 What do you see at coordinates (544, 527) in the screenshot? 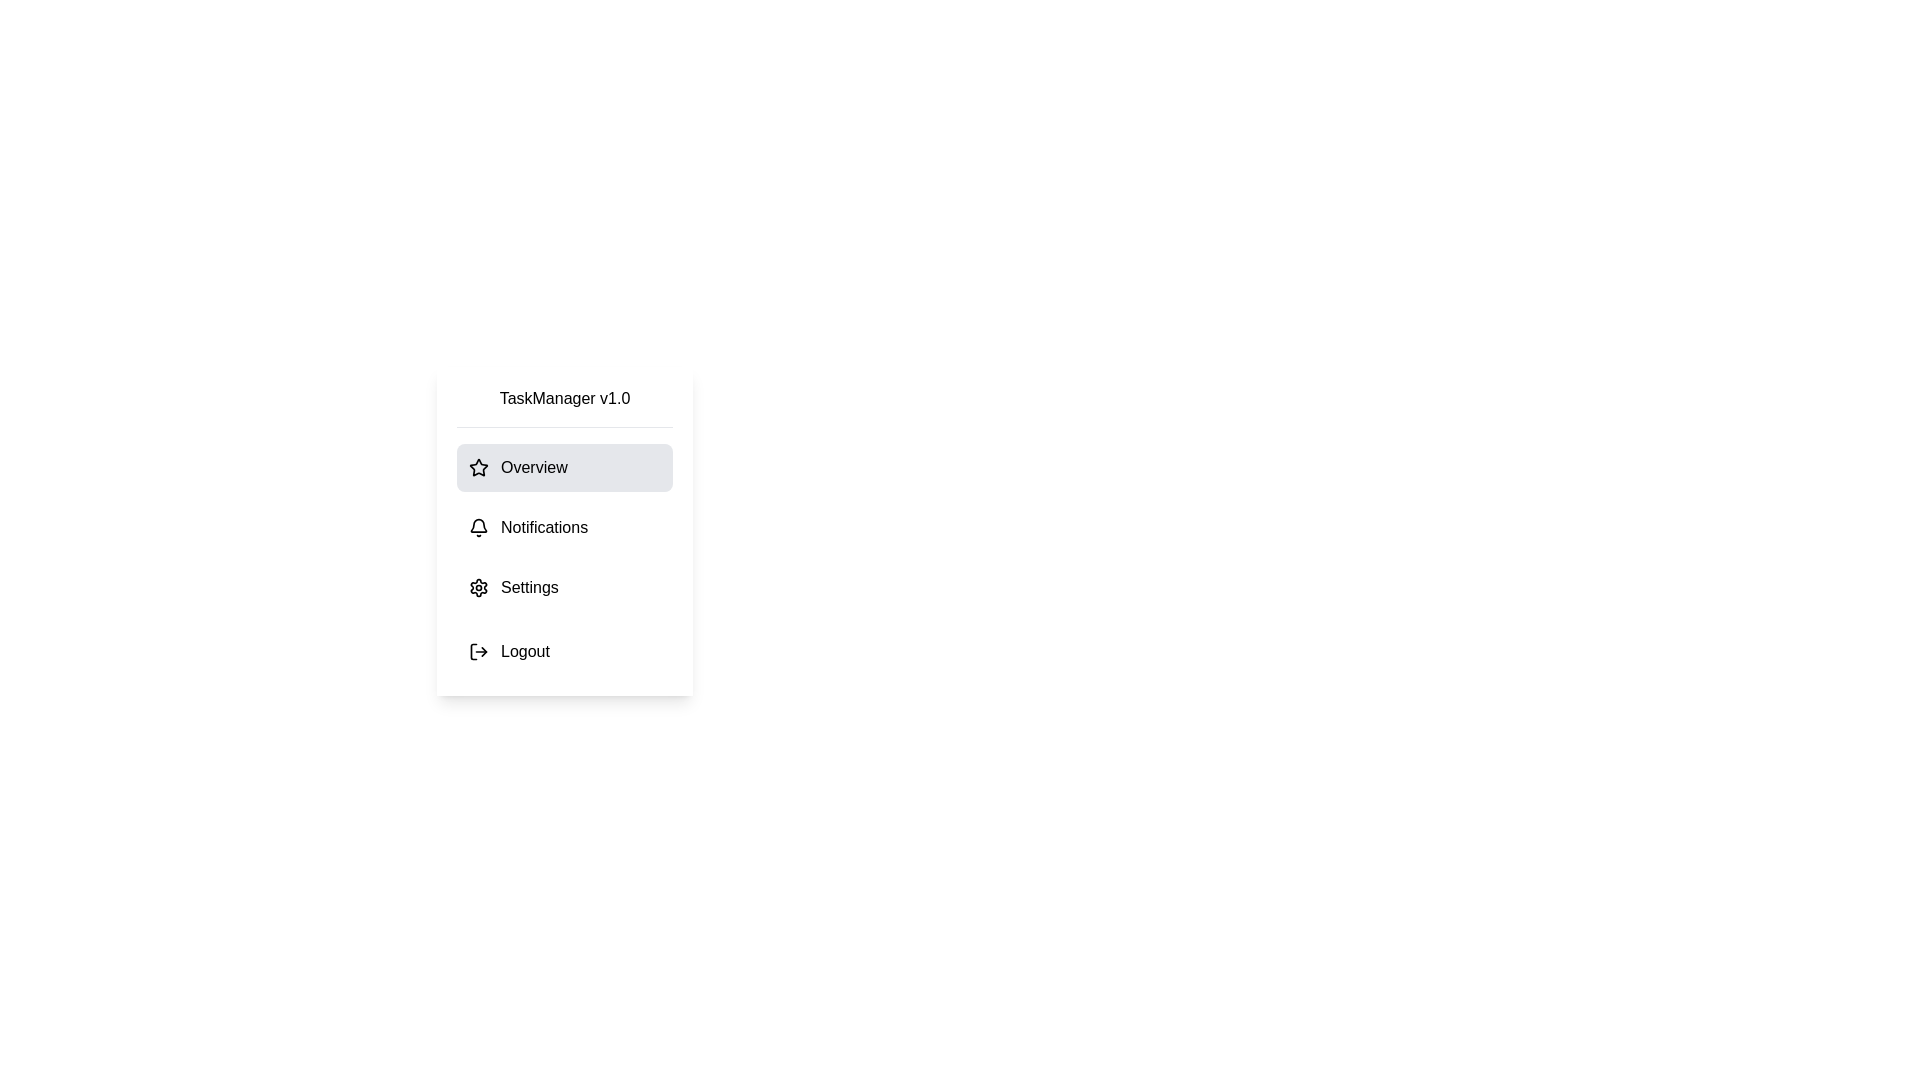
I see `text of the 'Notifications' label, which is the second menu item in the TaskManager v1.0 menu, located to the right of the bell icon` at bounding box center [544, 527].